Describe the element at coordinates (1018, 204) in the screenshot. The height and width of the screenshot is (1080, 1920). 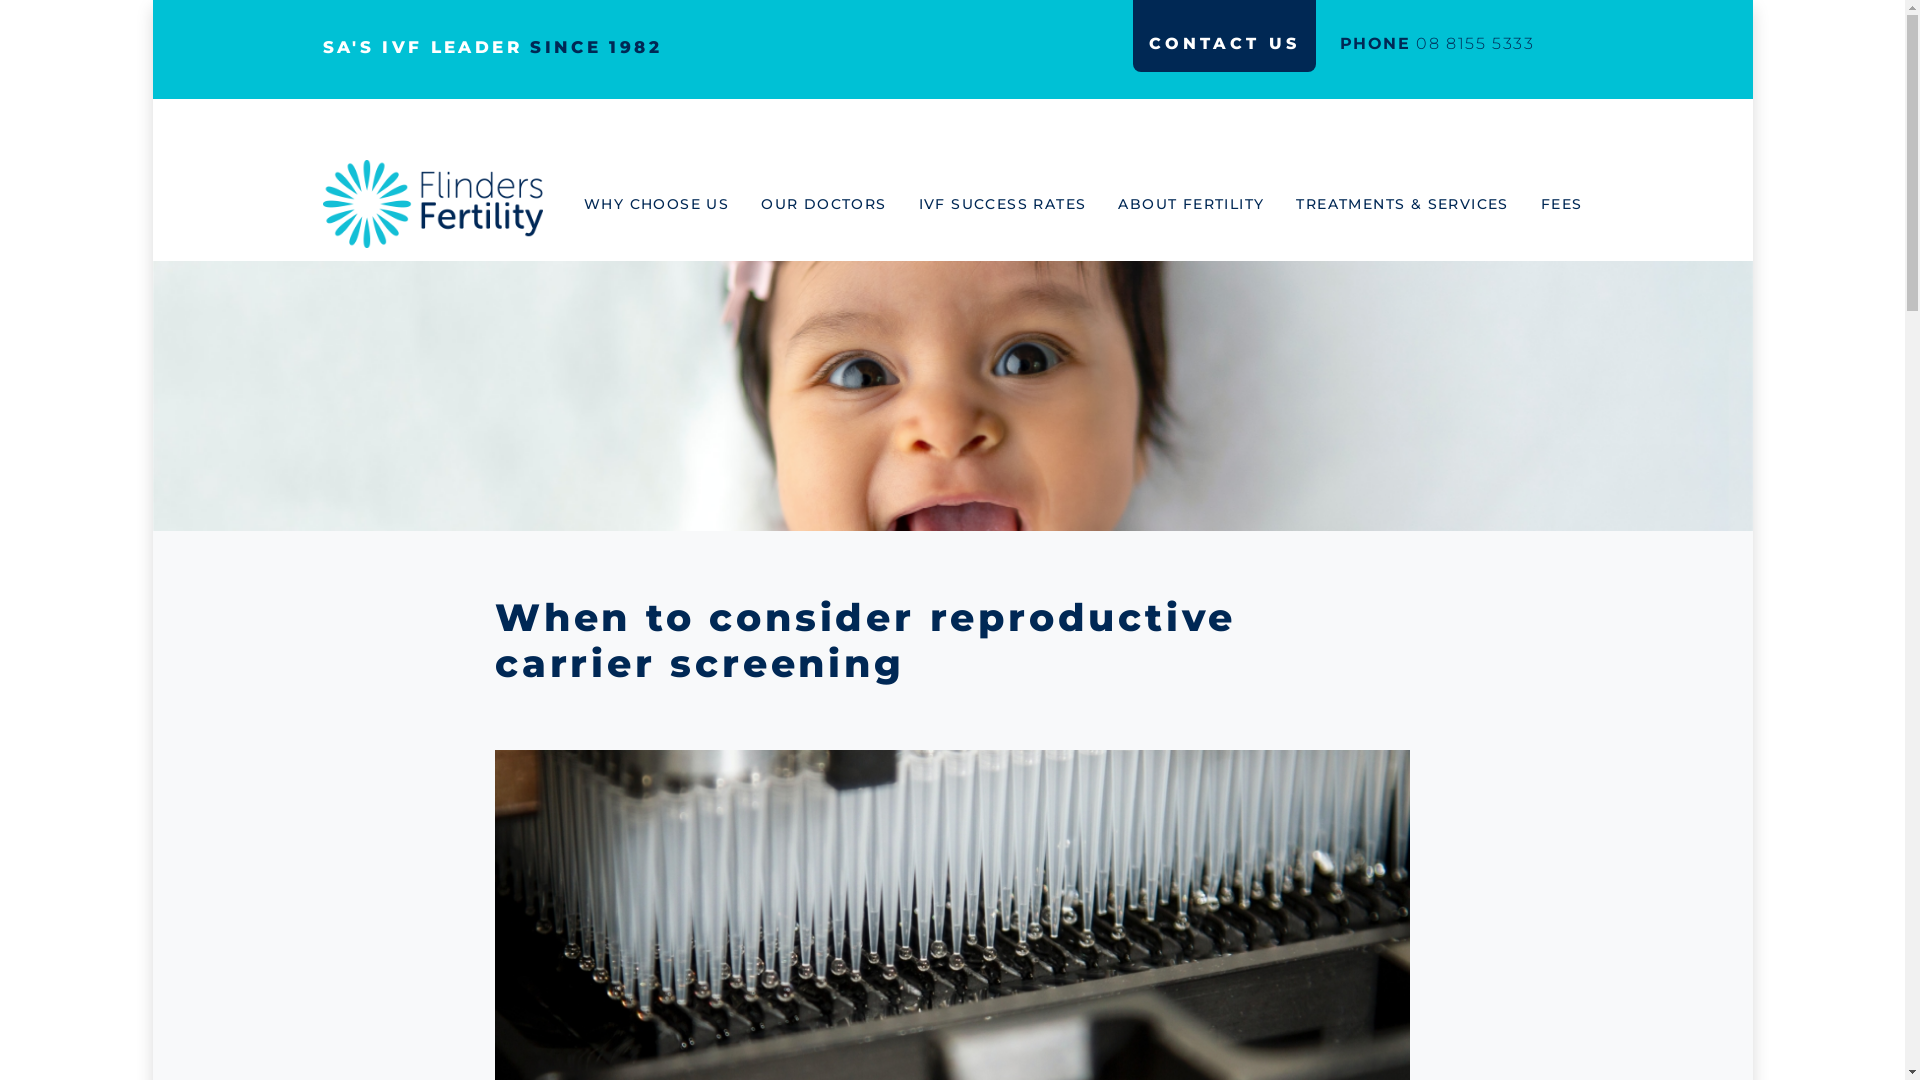
I see `'IVF SUCCESS RATES'` at that location.